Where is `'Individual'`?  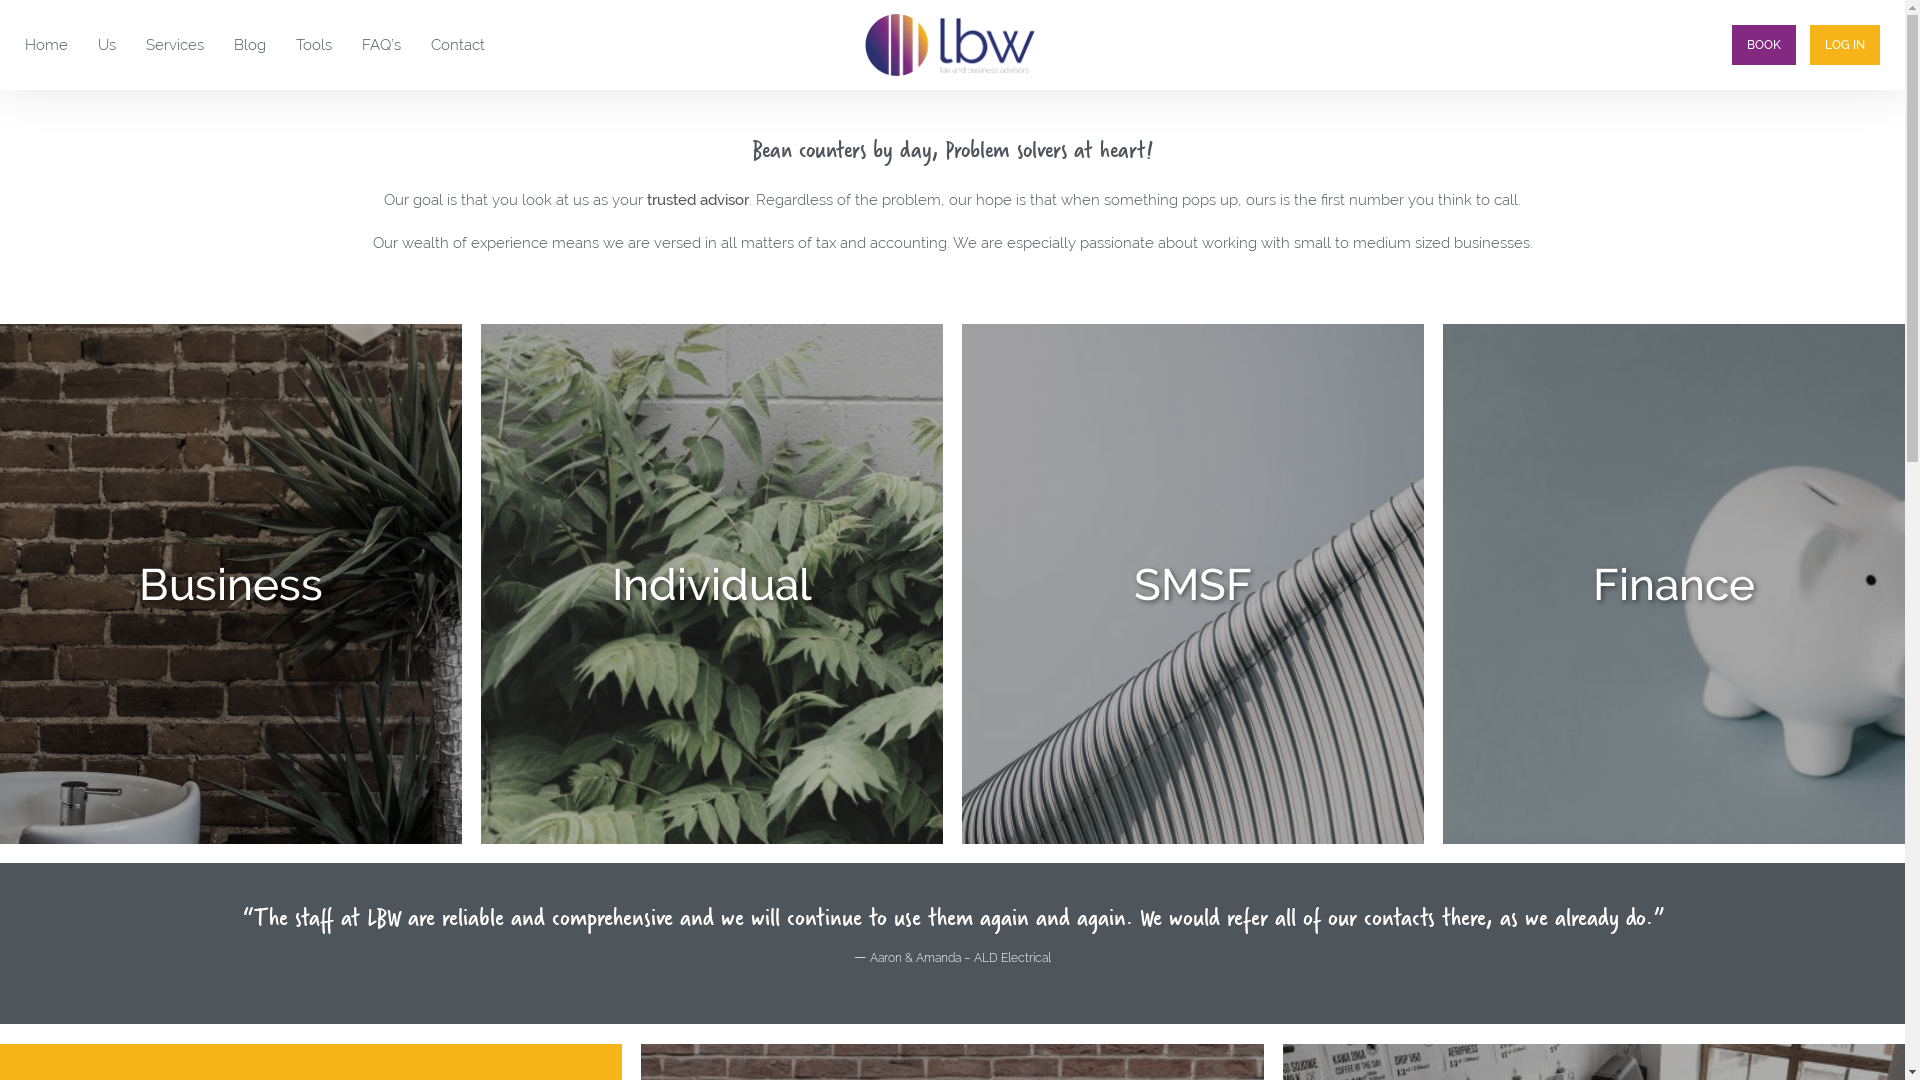 'Individual' is located at coordinates (711, 583).